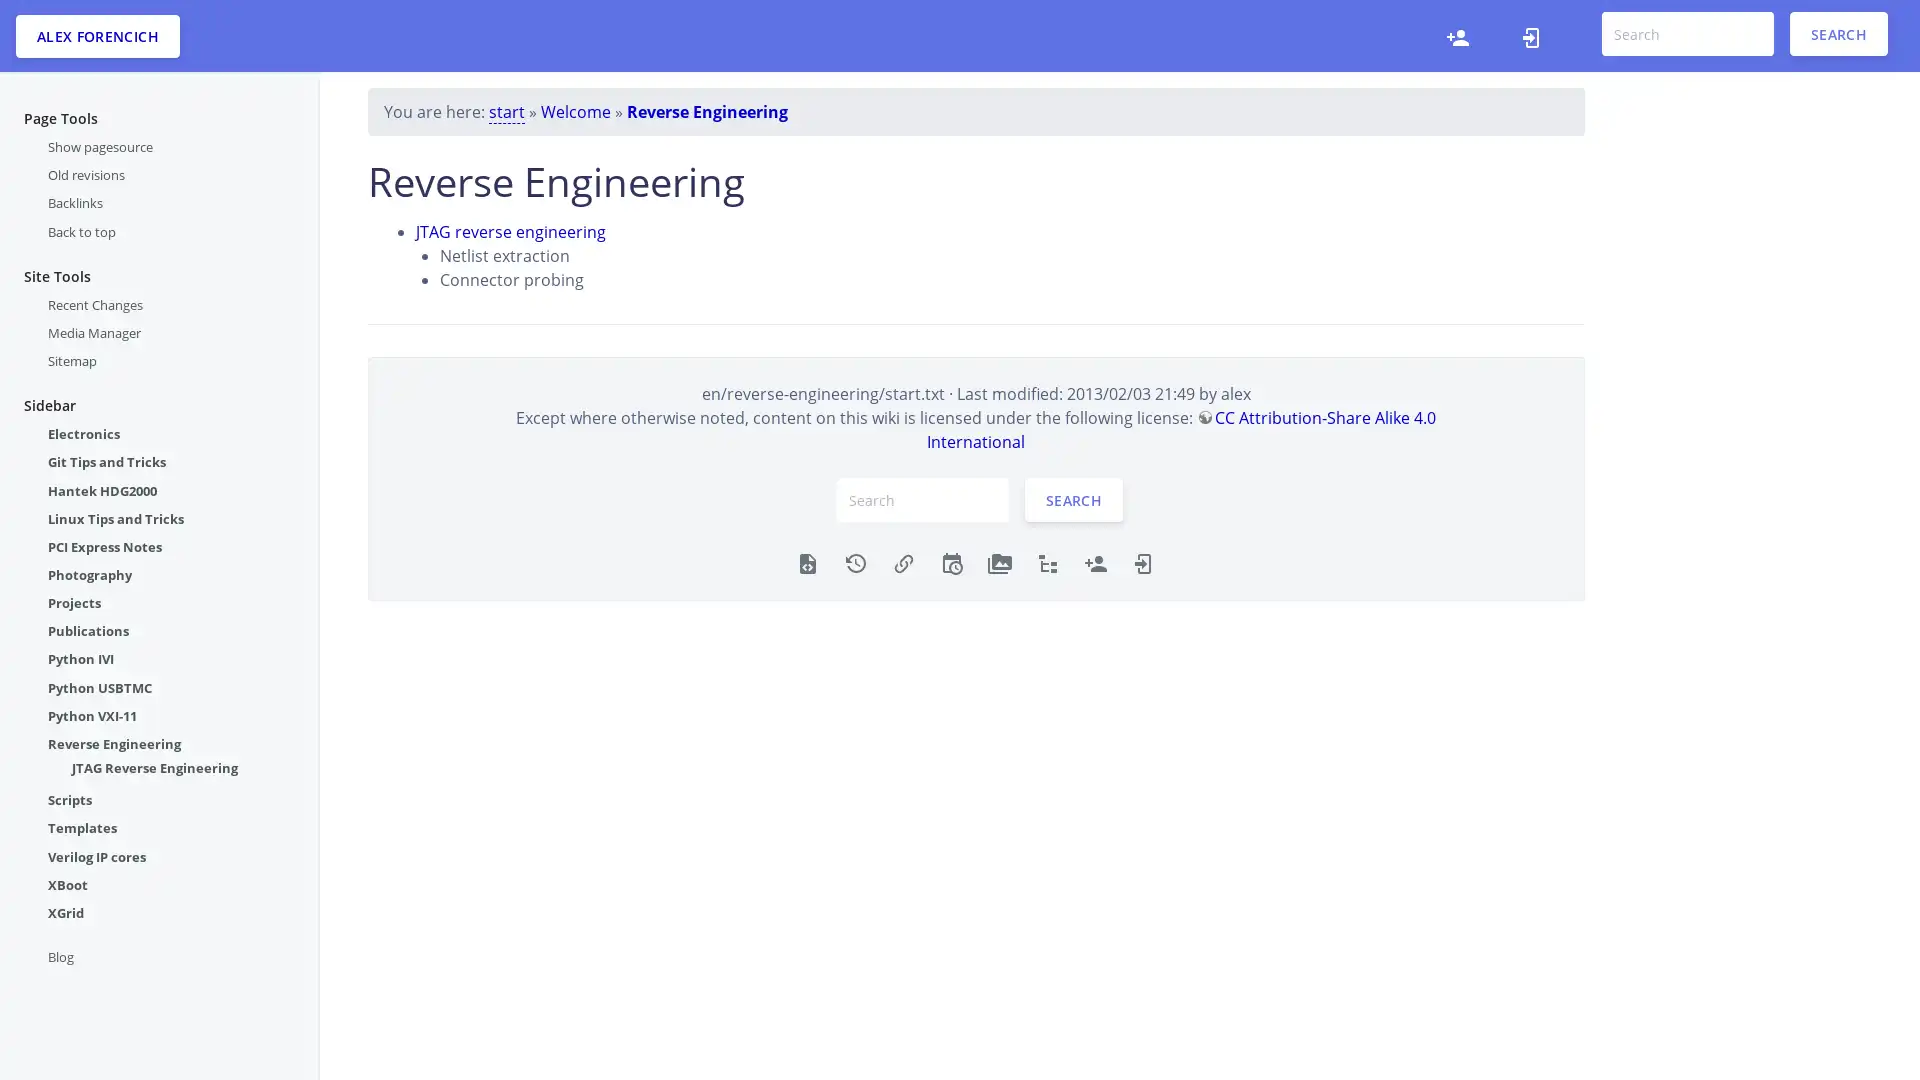 This screenshot has width=1920, height=1080. I want to click on SEARCH, so click(1838, 34).